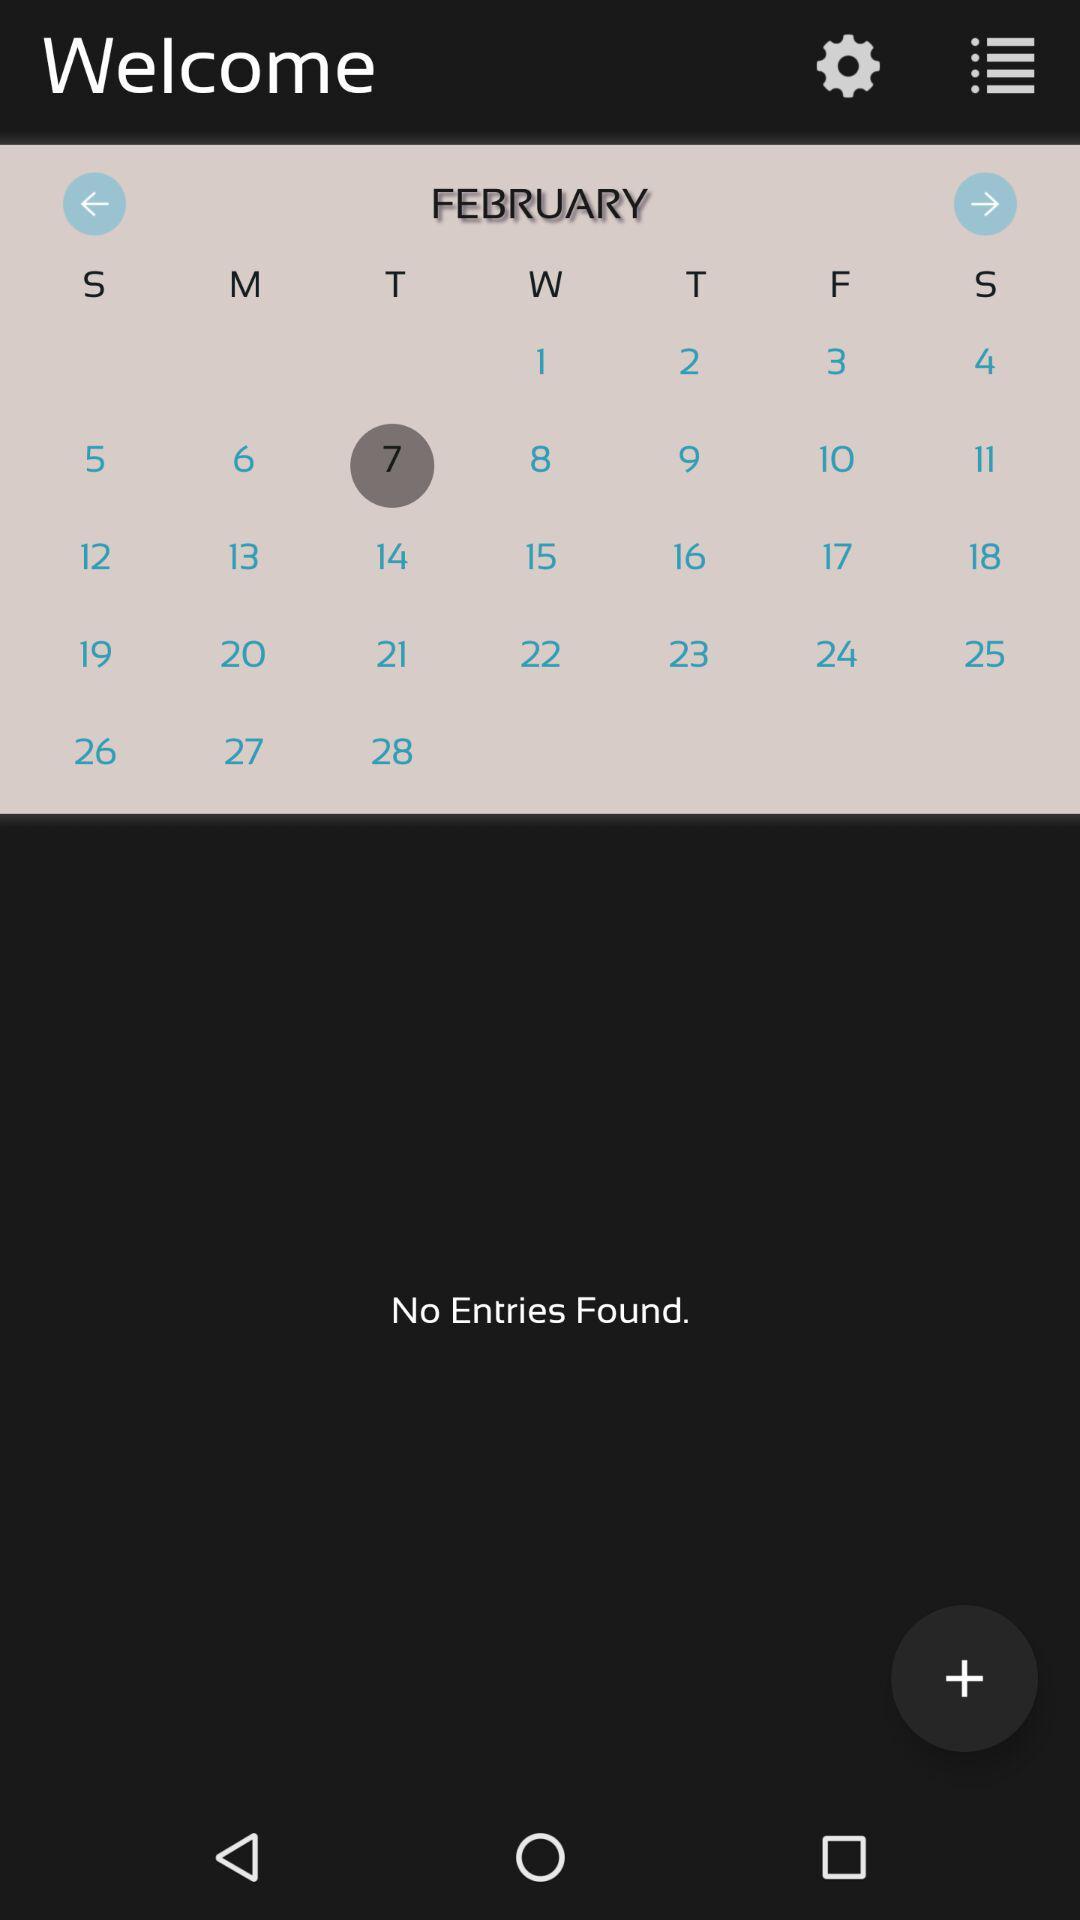 This screenshot has width=1080, height=1920. Describe the element at coordinates (1002, 65) in the screenshot. I see `the list icon` at that location.